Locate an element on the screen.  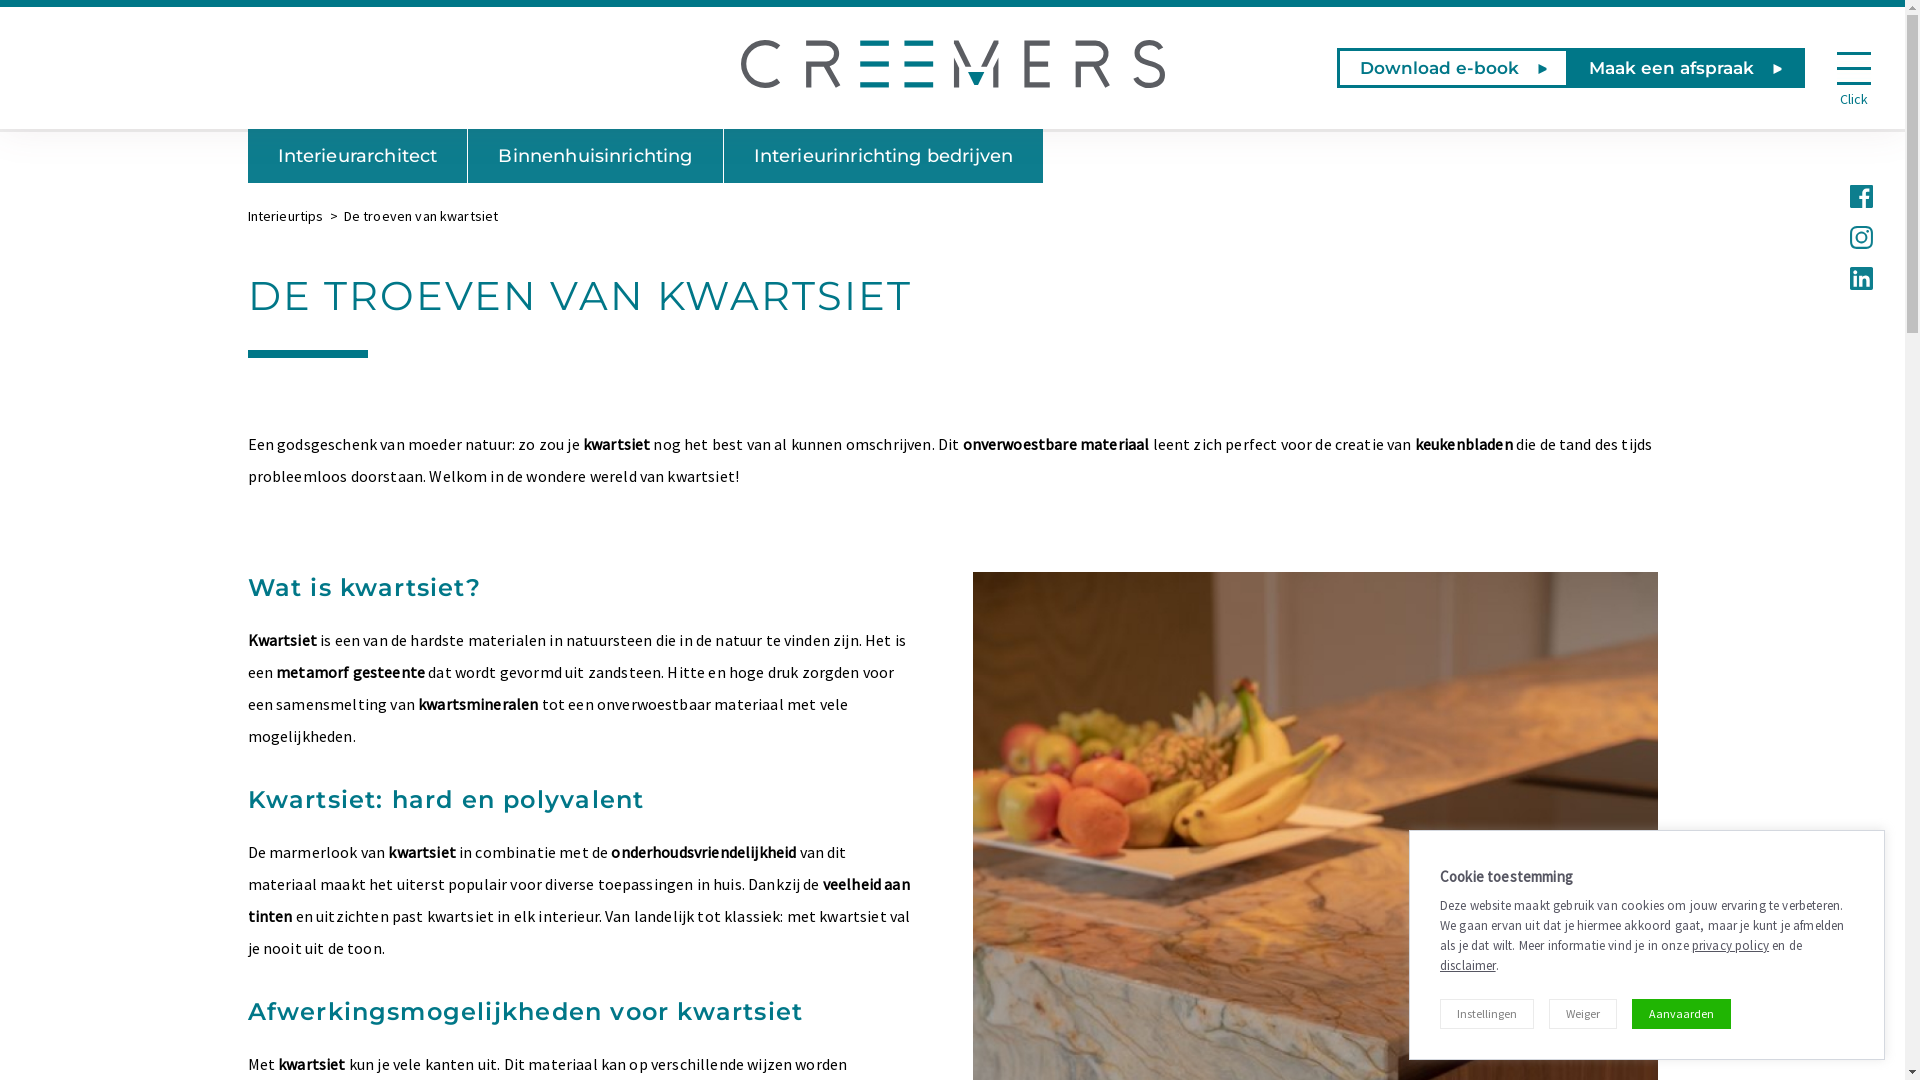
'Download e-book' is located at coordinates (1337, 67).